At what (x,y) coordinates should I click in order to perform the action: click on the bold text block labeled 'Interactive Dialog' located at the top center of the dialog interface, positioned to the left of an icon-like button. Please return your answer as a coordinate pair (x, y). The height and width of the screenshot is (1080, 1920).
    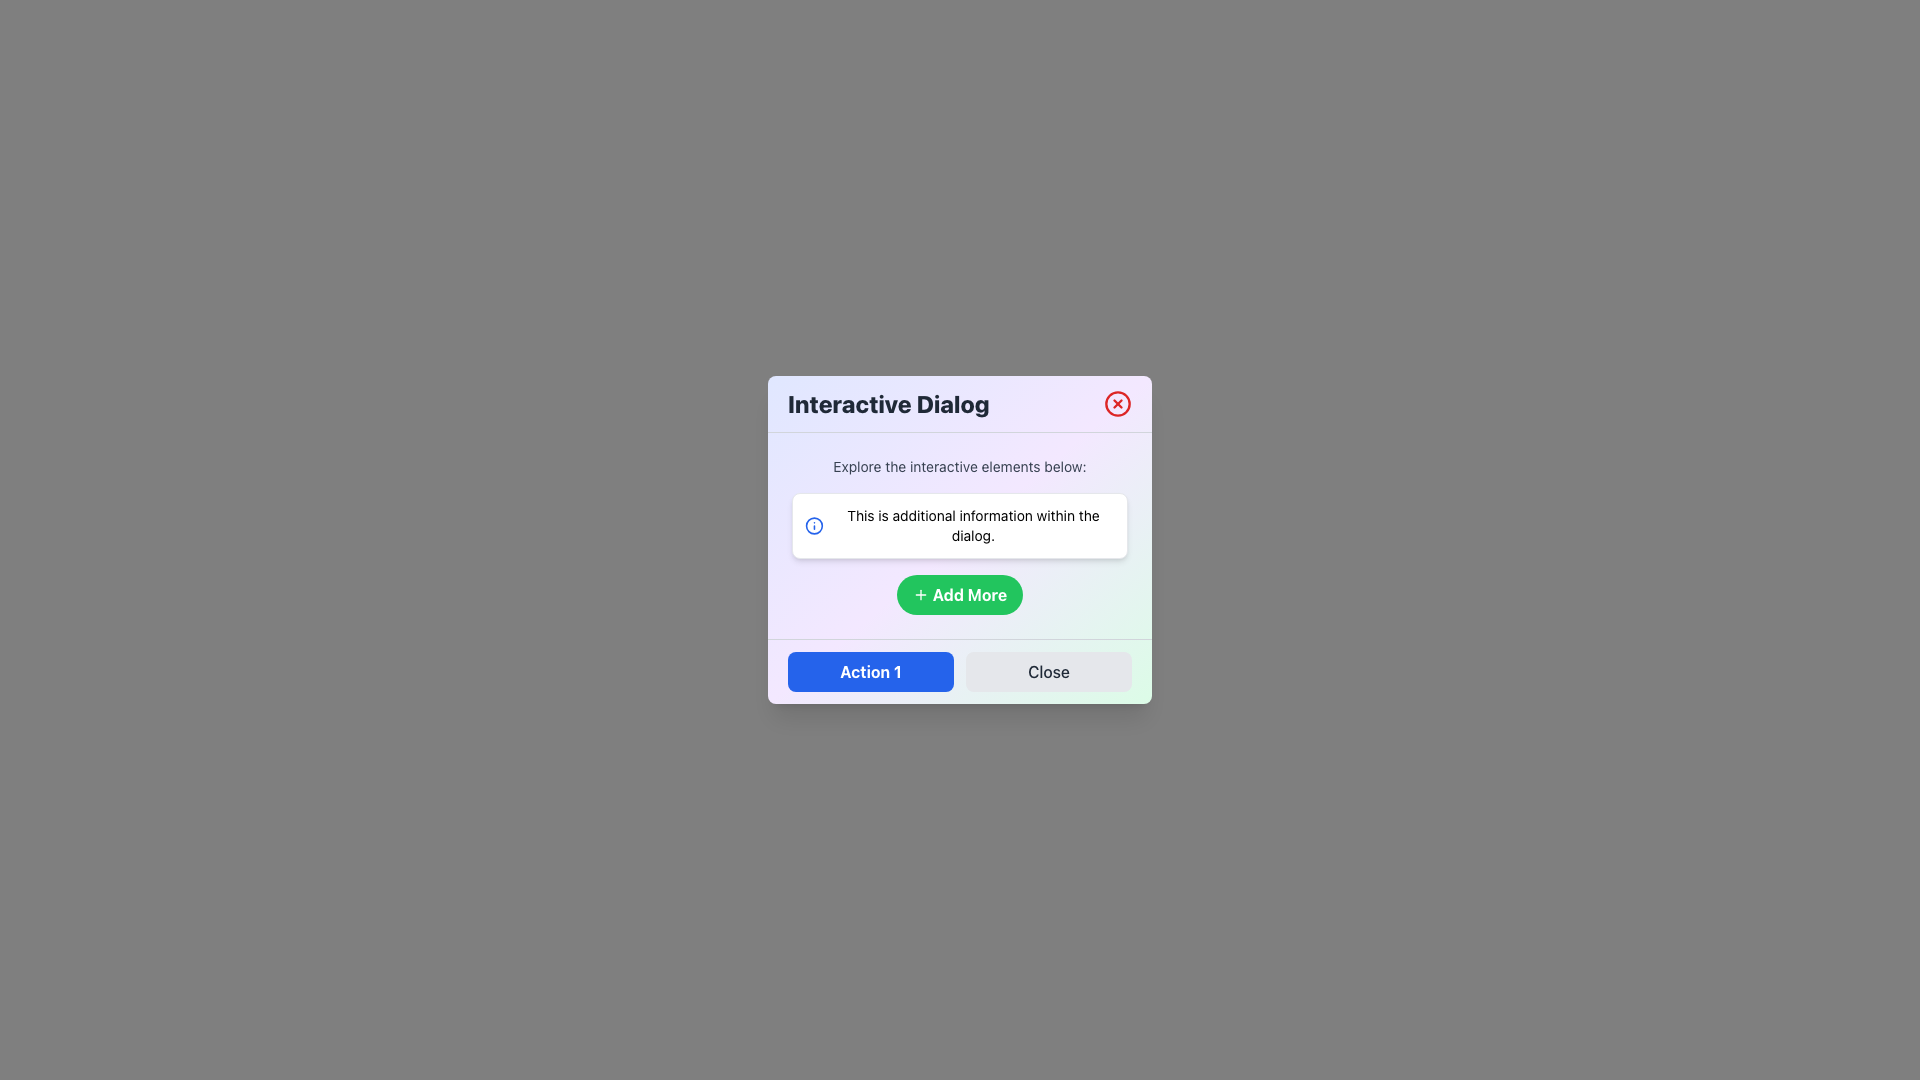
    Looking at the image, I should click on (887, 404).